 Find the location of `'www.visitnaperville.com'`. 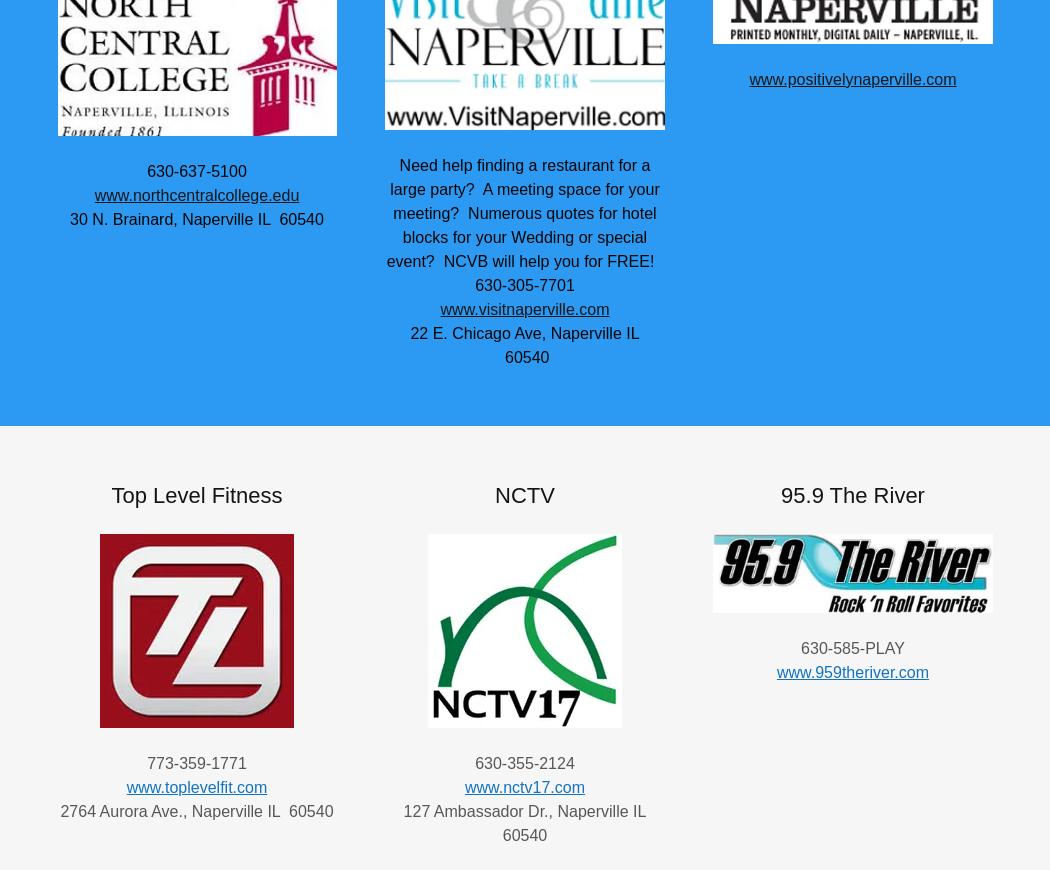

'www.visitnaperville.com' is located at coordinates (523, 309).